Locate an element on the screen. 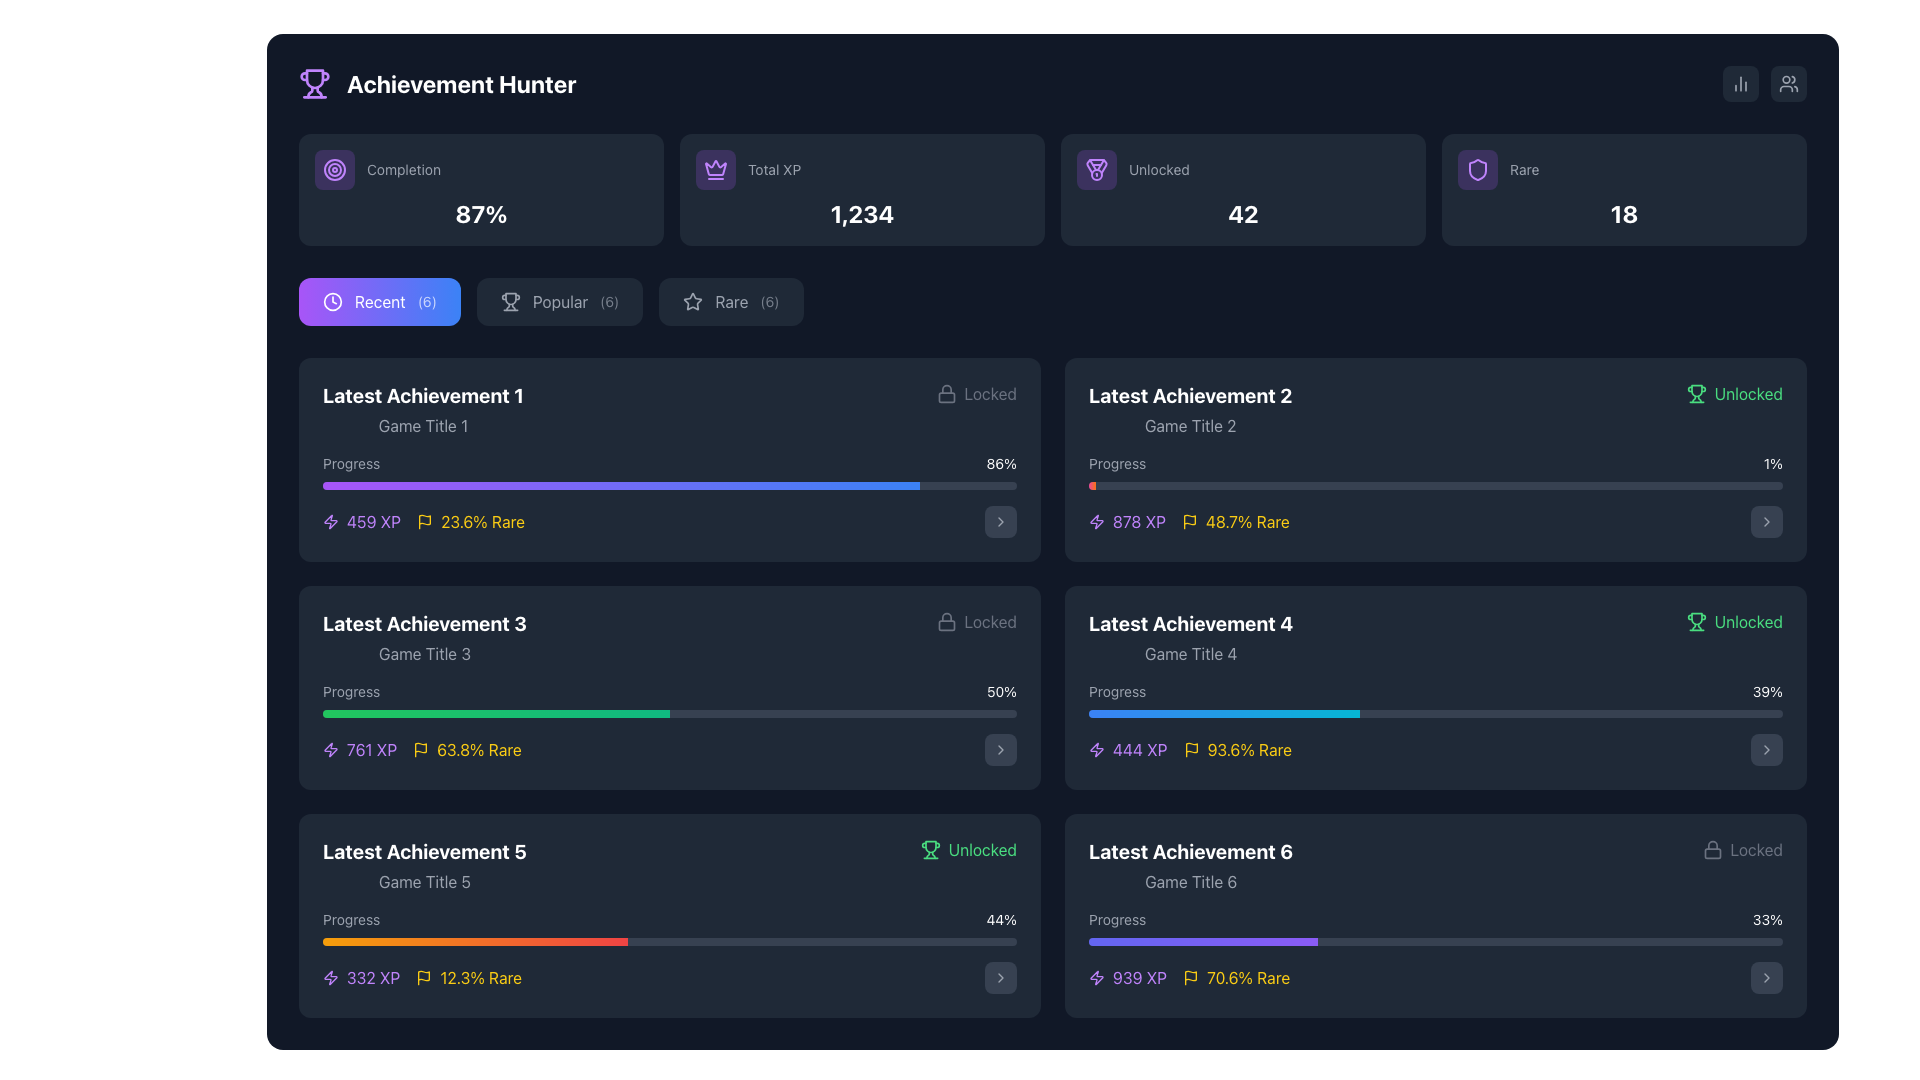 Image resolution: width=1920 pixels, height=1080 pixels. the square-shaped button with a dark gray background and a white icon of two abstract user outlines at its center, located at the top-right corner of the interface is located at coordinates (1789, 83).